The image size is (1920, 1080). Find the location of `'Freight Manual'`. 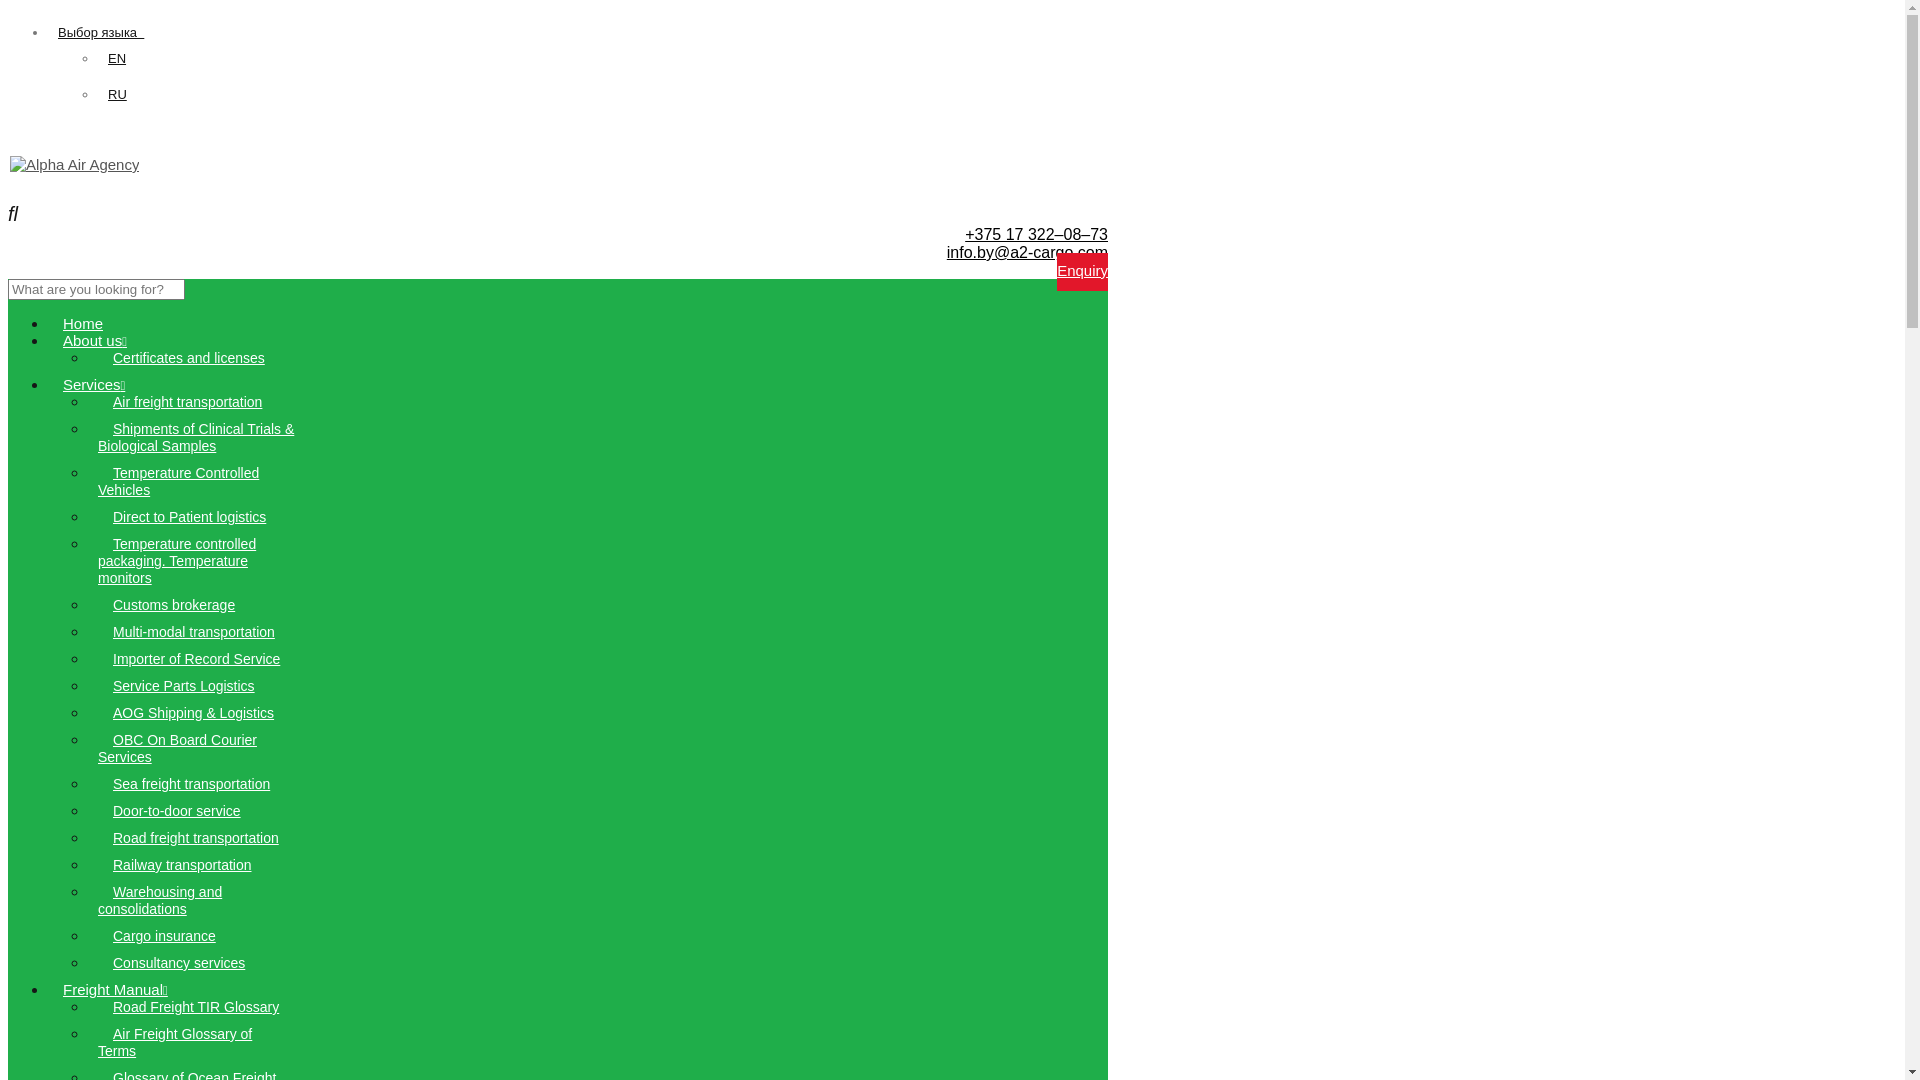

'Freight Manual' is located at coordinates (114, 988).